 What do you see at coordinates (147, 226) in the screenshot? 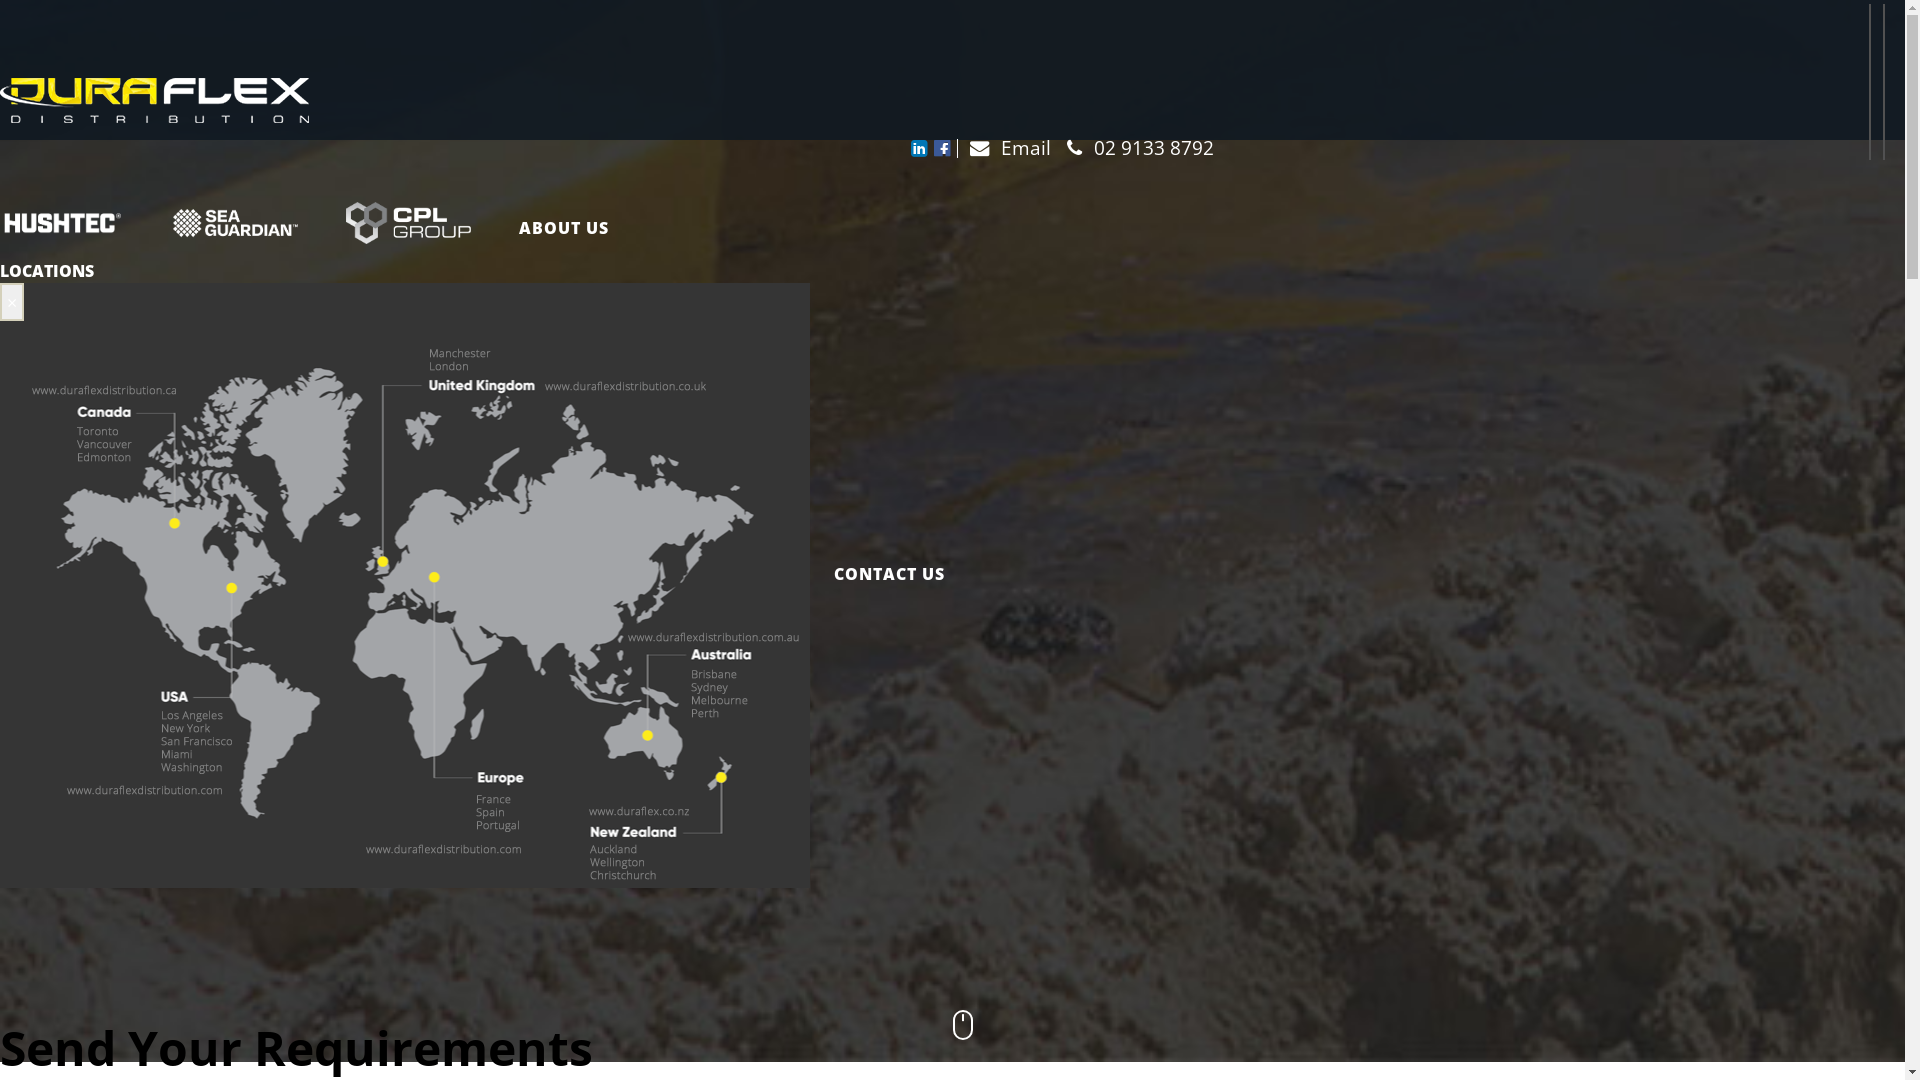
I see `'GREENTEC ENVIRONMENTAL AU'` at bounding box center [147, 226].